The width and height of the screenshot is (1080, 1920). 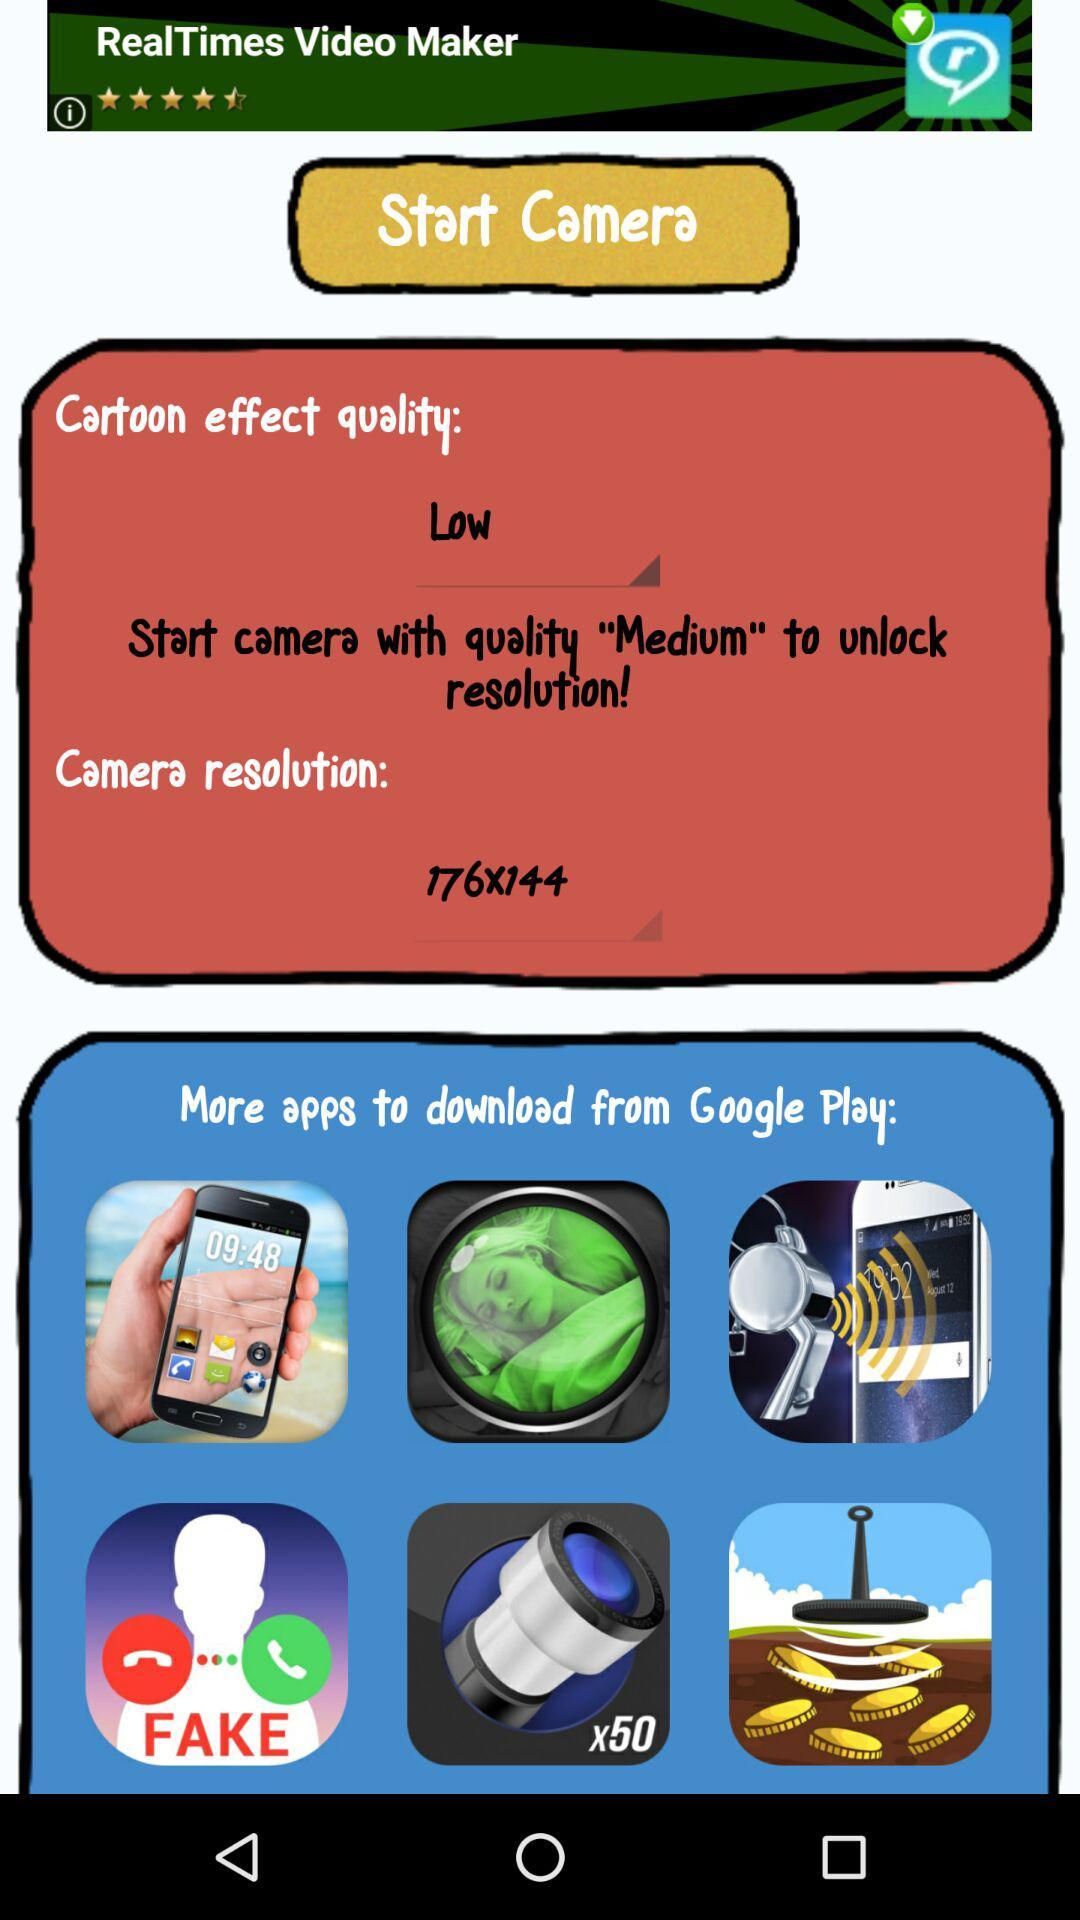 I want to click on redirect to app download page, so click(x=216, y=1311).